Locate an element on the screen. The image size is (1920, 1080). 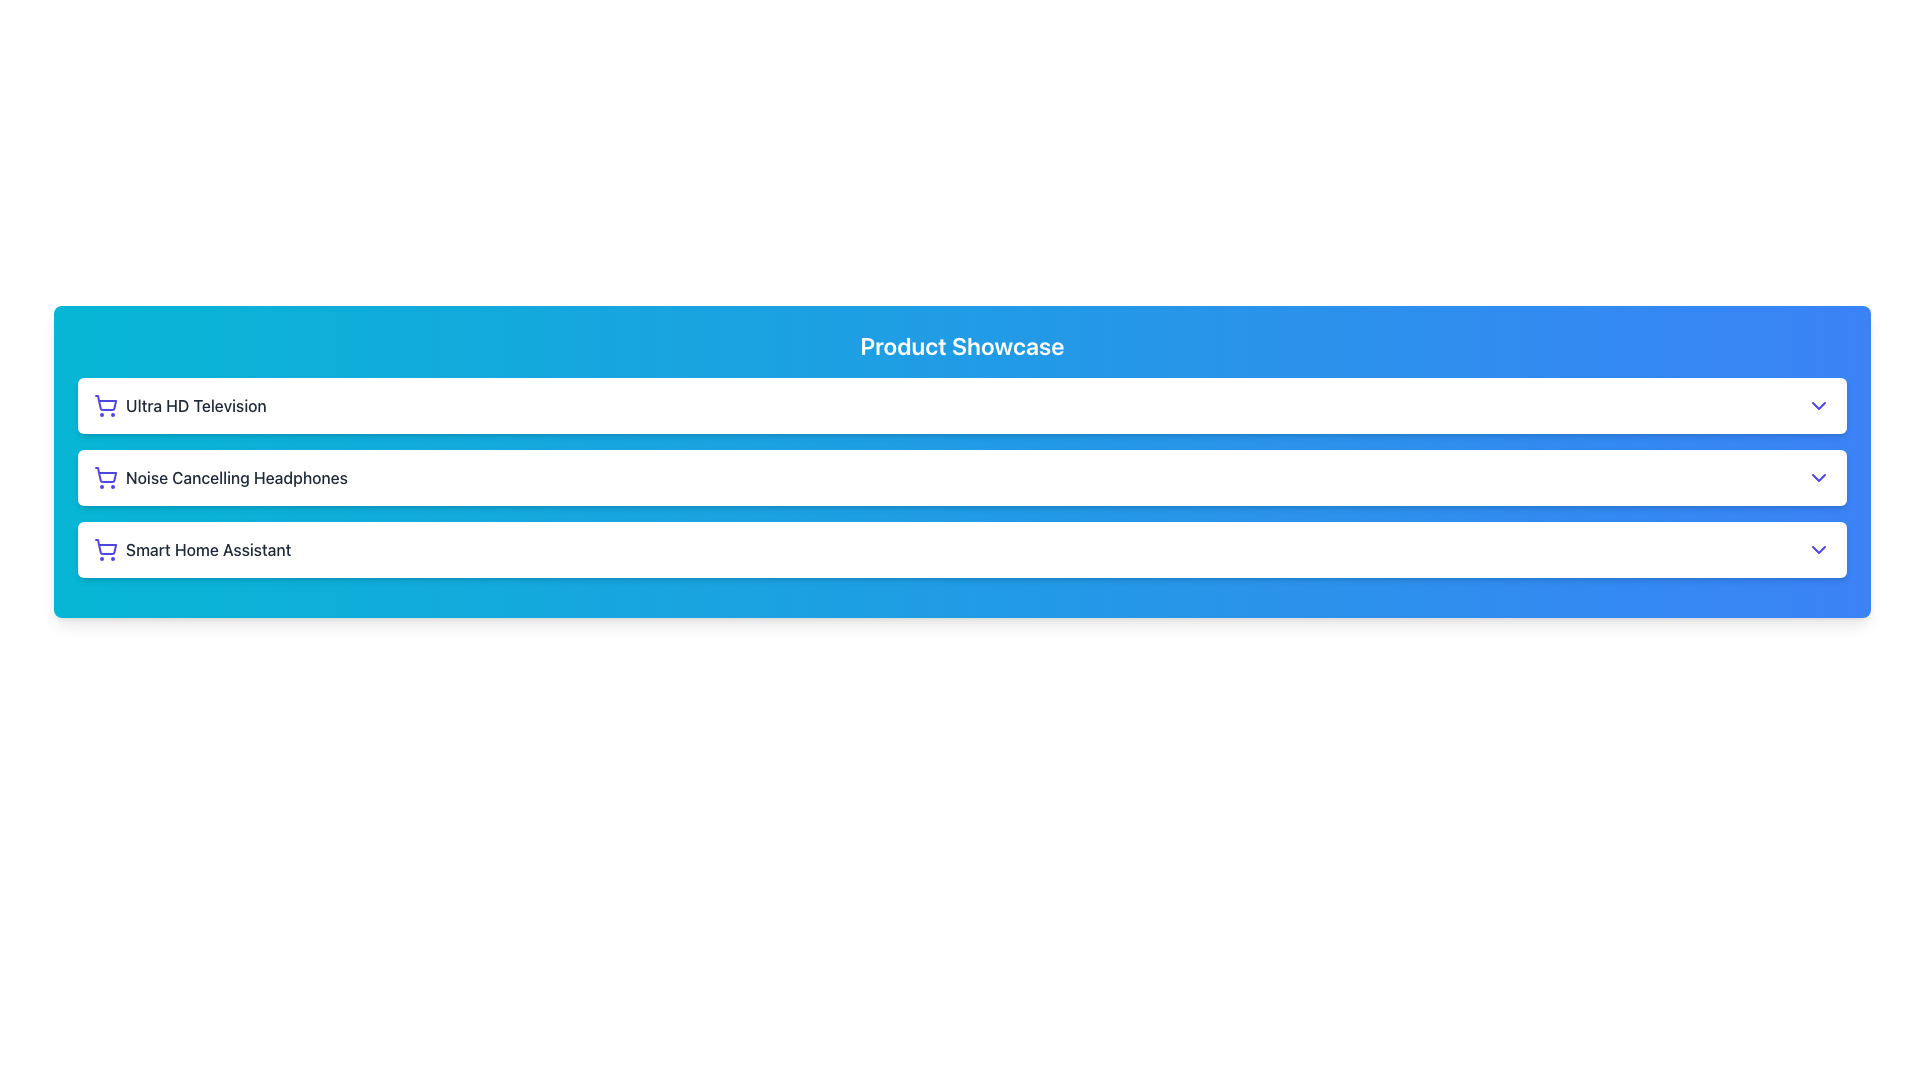
the Text Label that serves as a heading or title for the section, positioned at the top of the gradient blue background section is located at coordinates (962, 345).